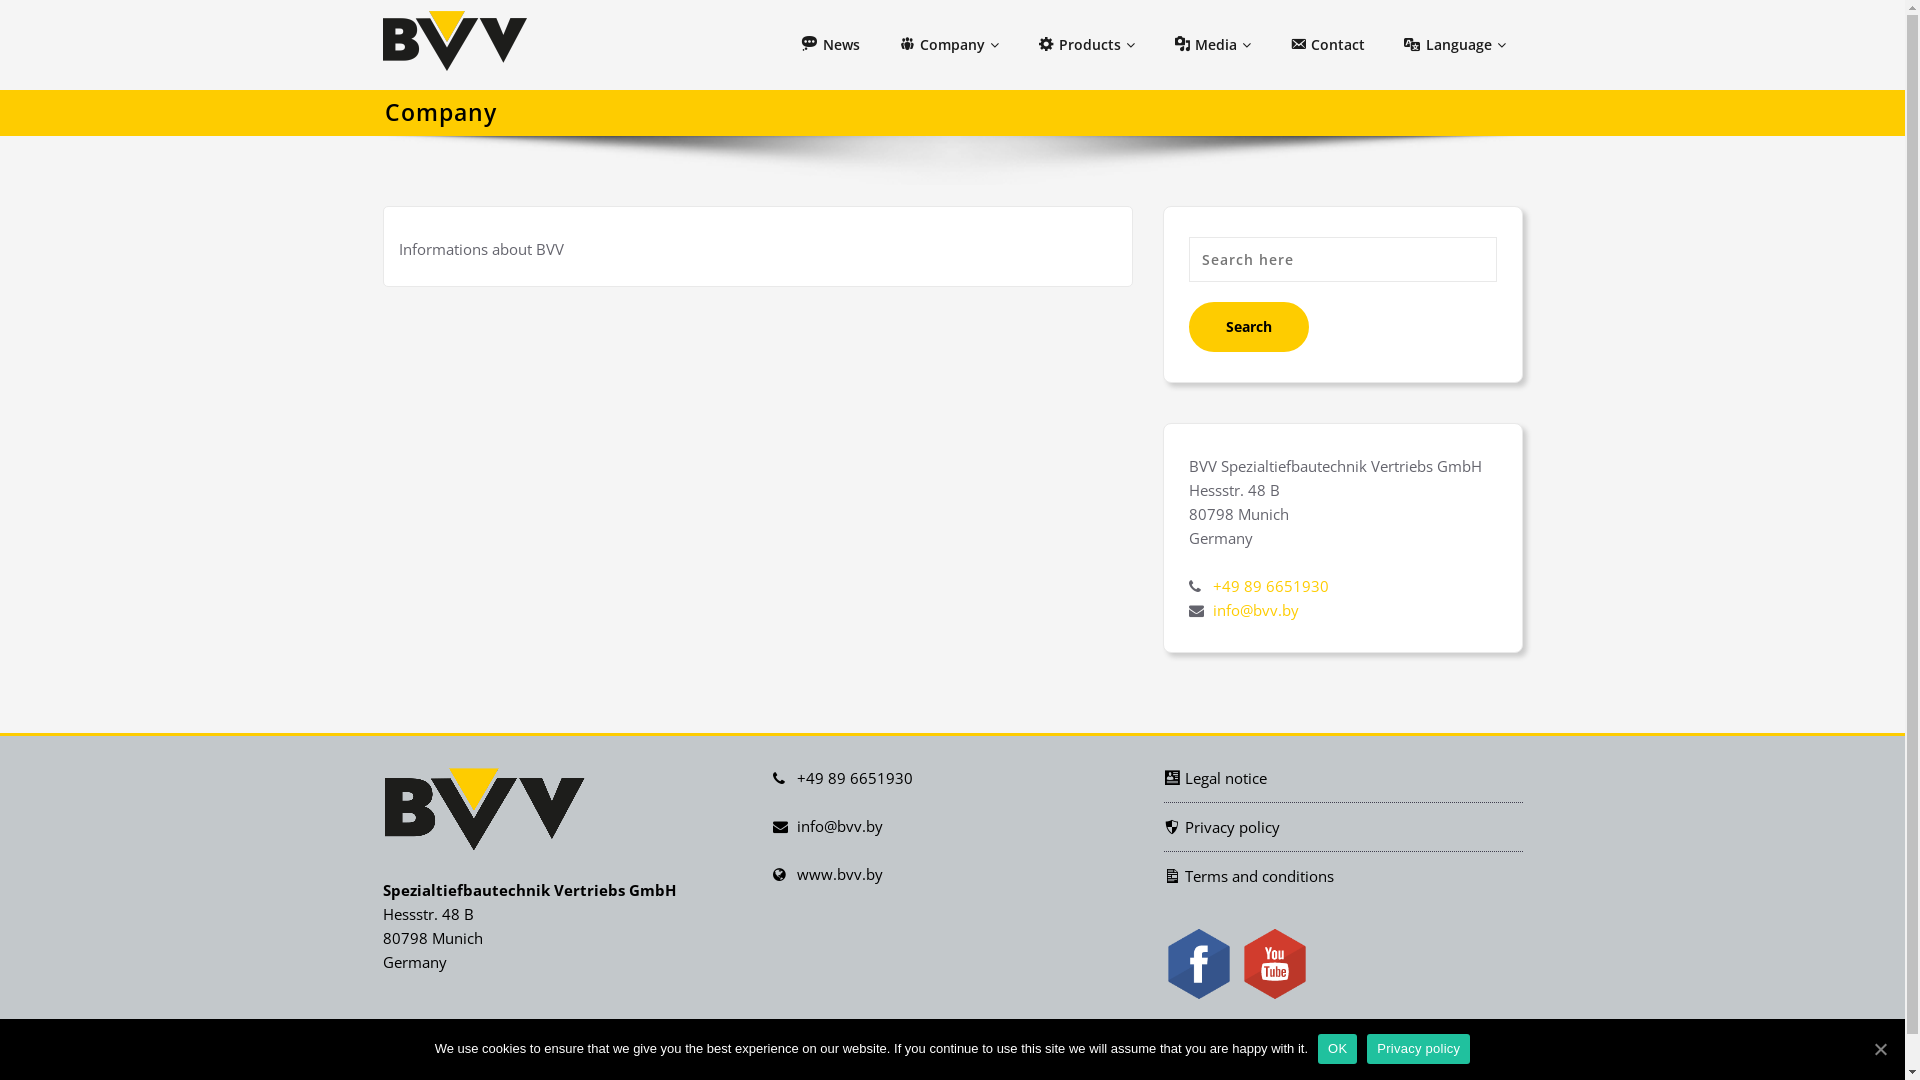  Describe the element at coordinates (1161, 777) in the screenshot. I see `'Legal notice'` at that location.